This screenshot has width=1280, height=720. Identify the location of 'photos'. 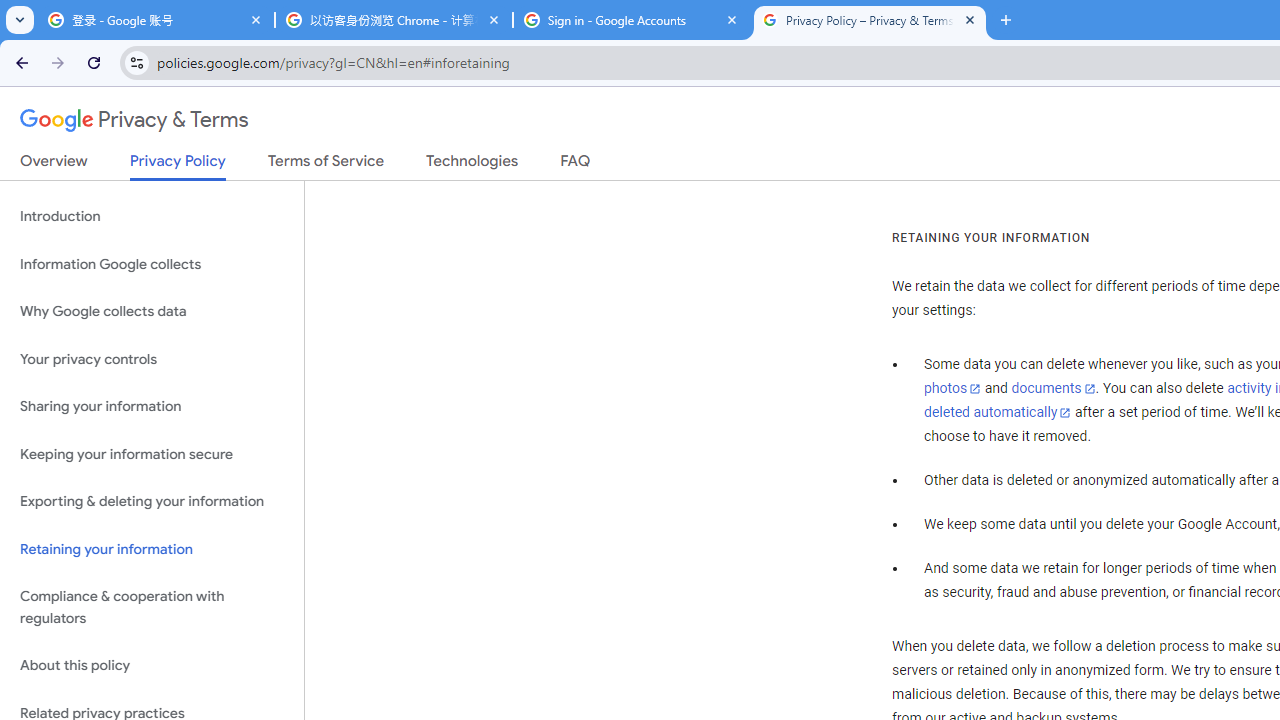
(951, 389).